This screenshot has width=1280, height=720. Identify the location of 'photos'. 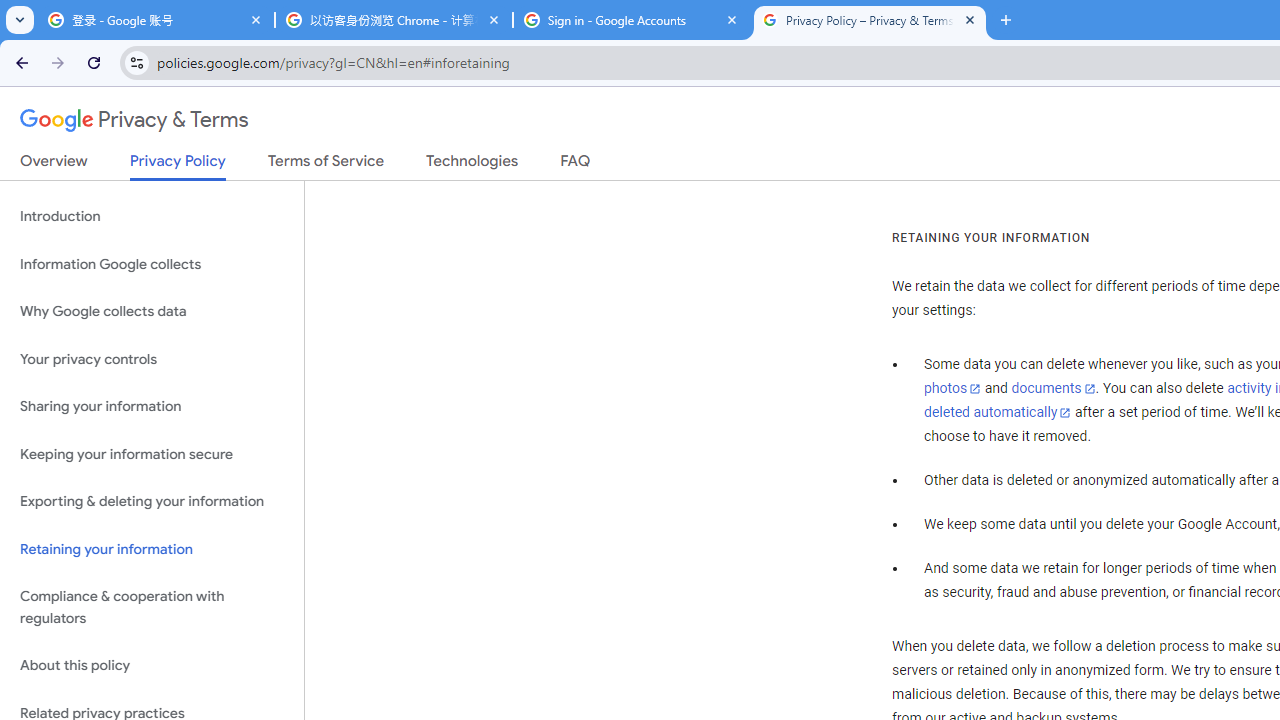
(951, 389).